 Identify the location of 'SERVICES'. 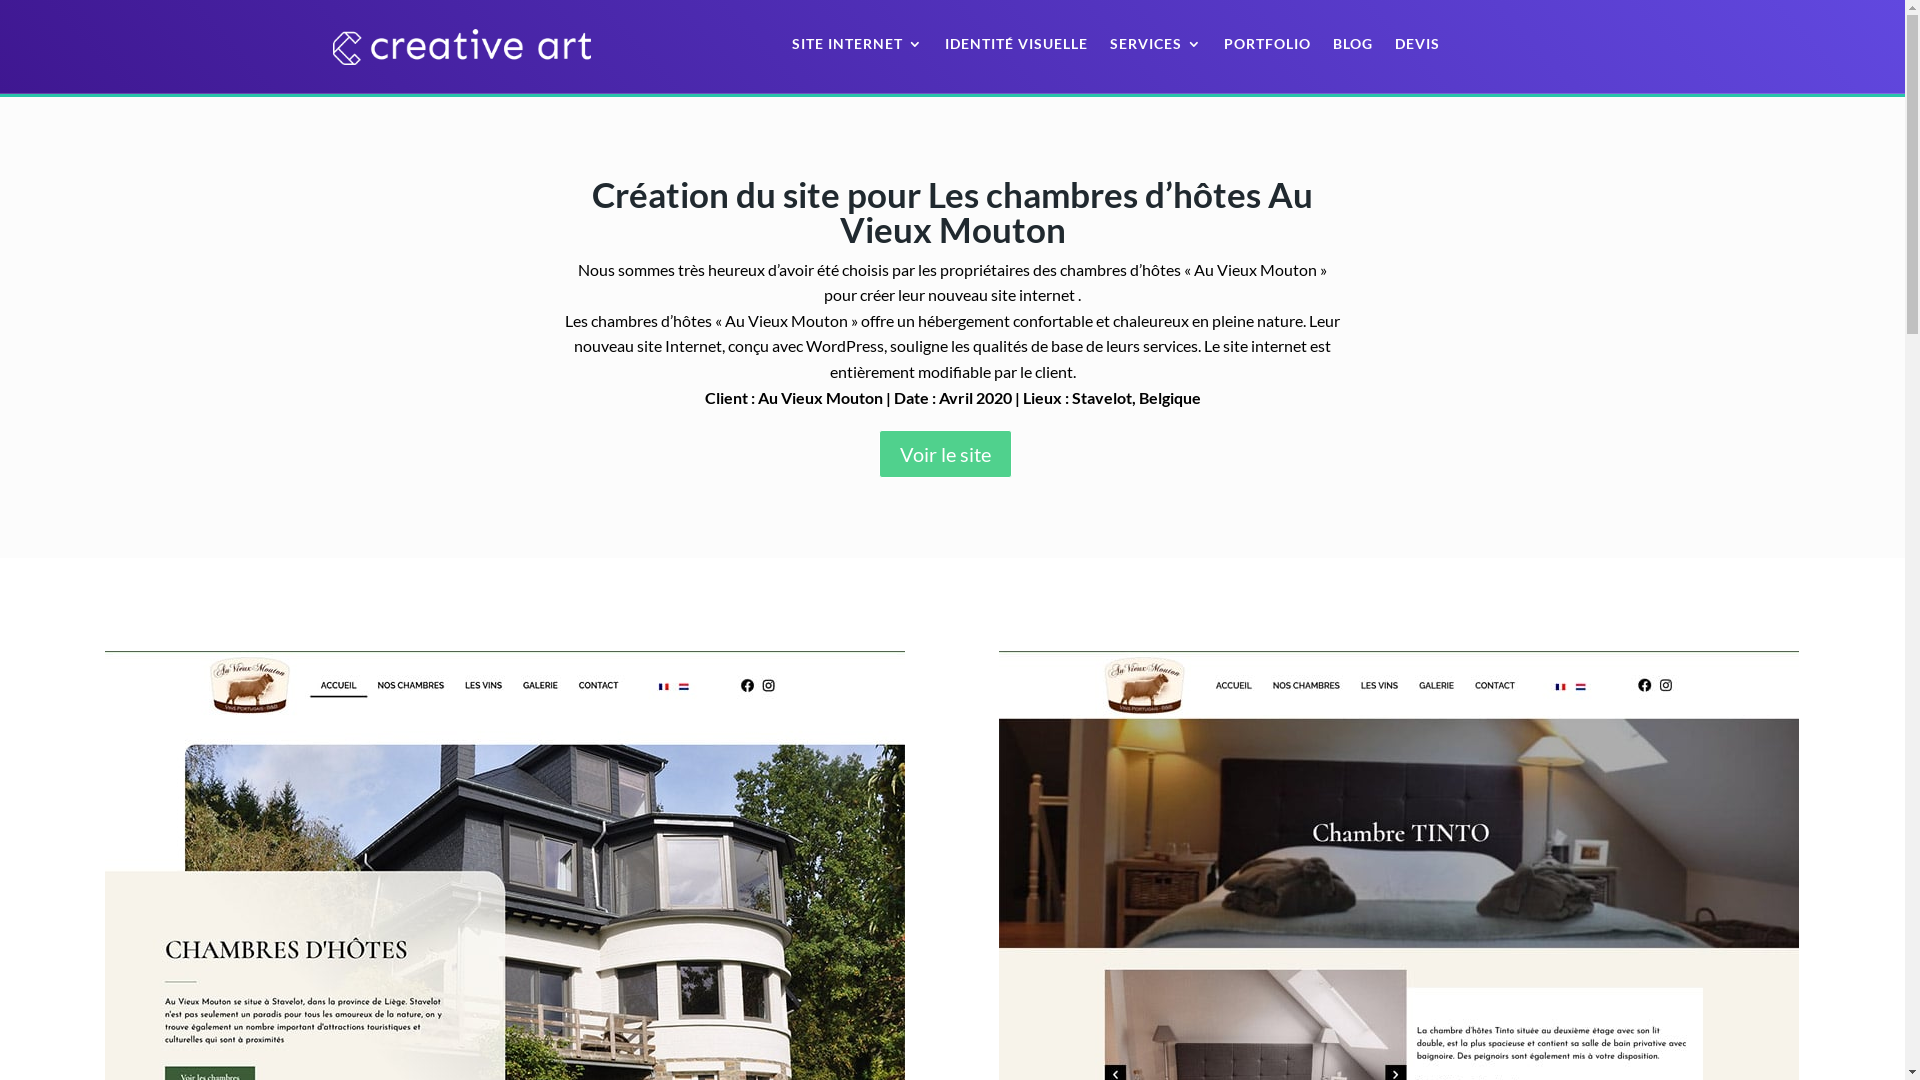
(1156, 46).